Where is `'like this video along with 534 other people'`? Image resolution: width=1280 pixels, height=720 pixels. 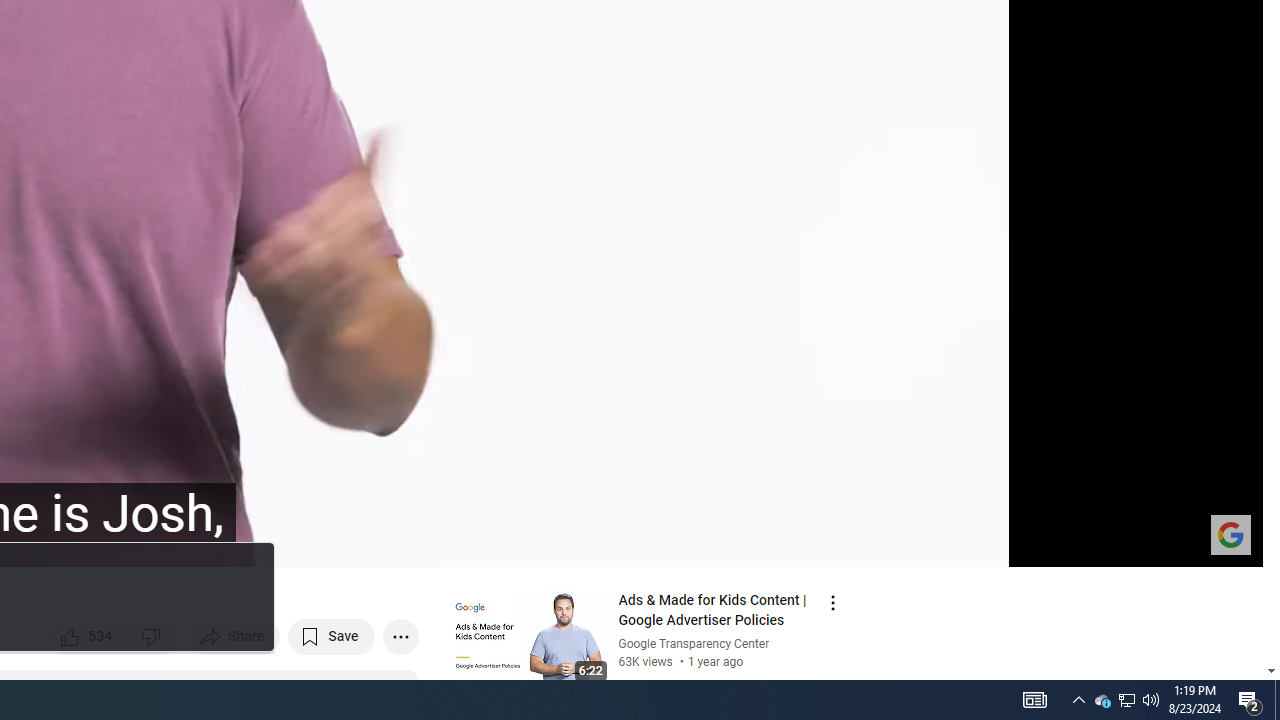 'like this video along with 534 other people' is located at coordinates (87, 636).